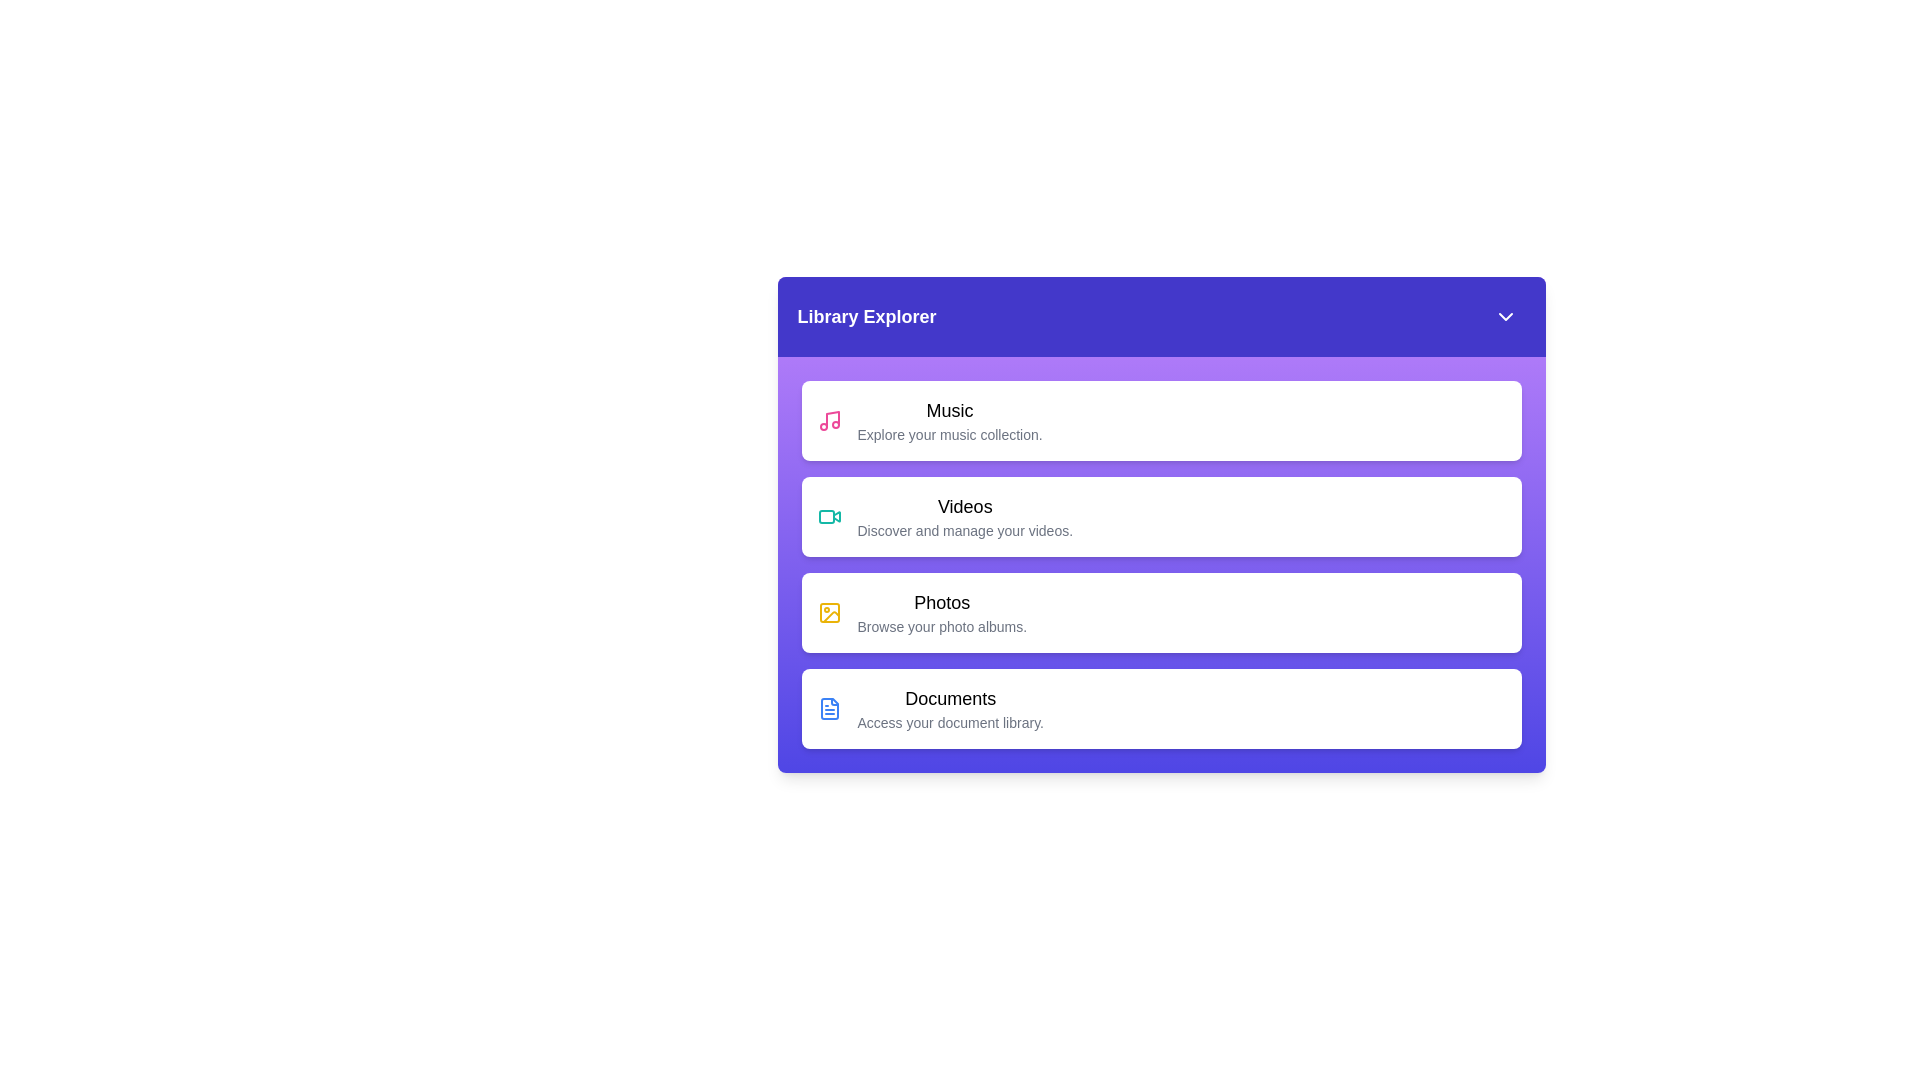  I want to click on the icon representing the Documents category, so click(829, 708).